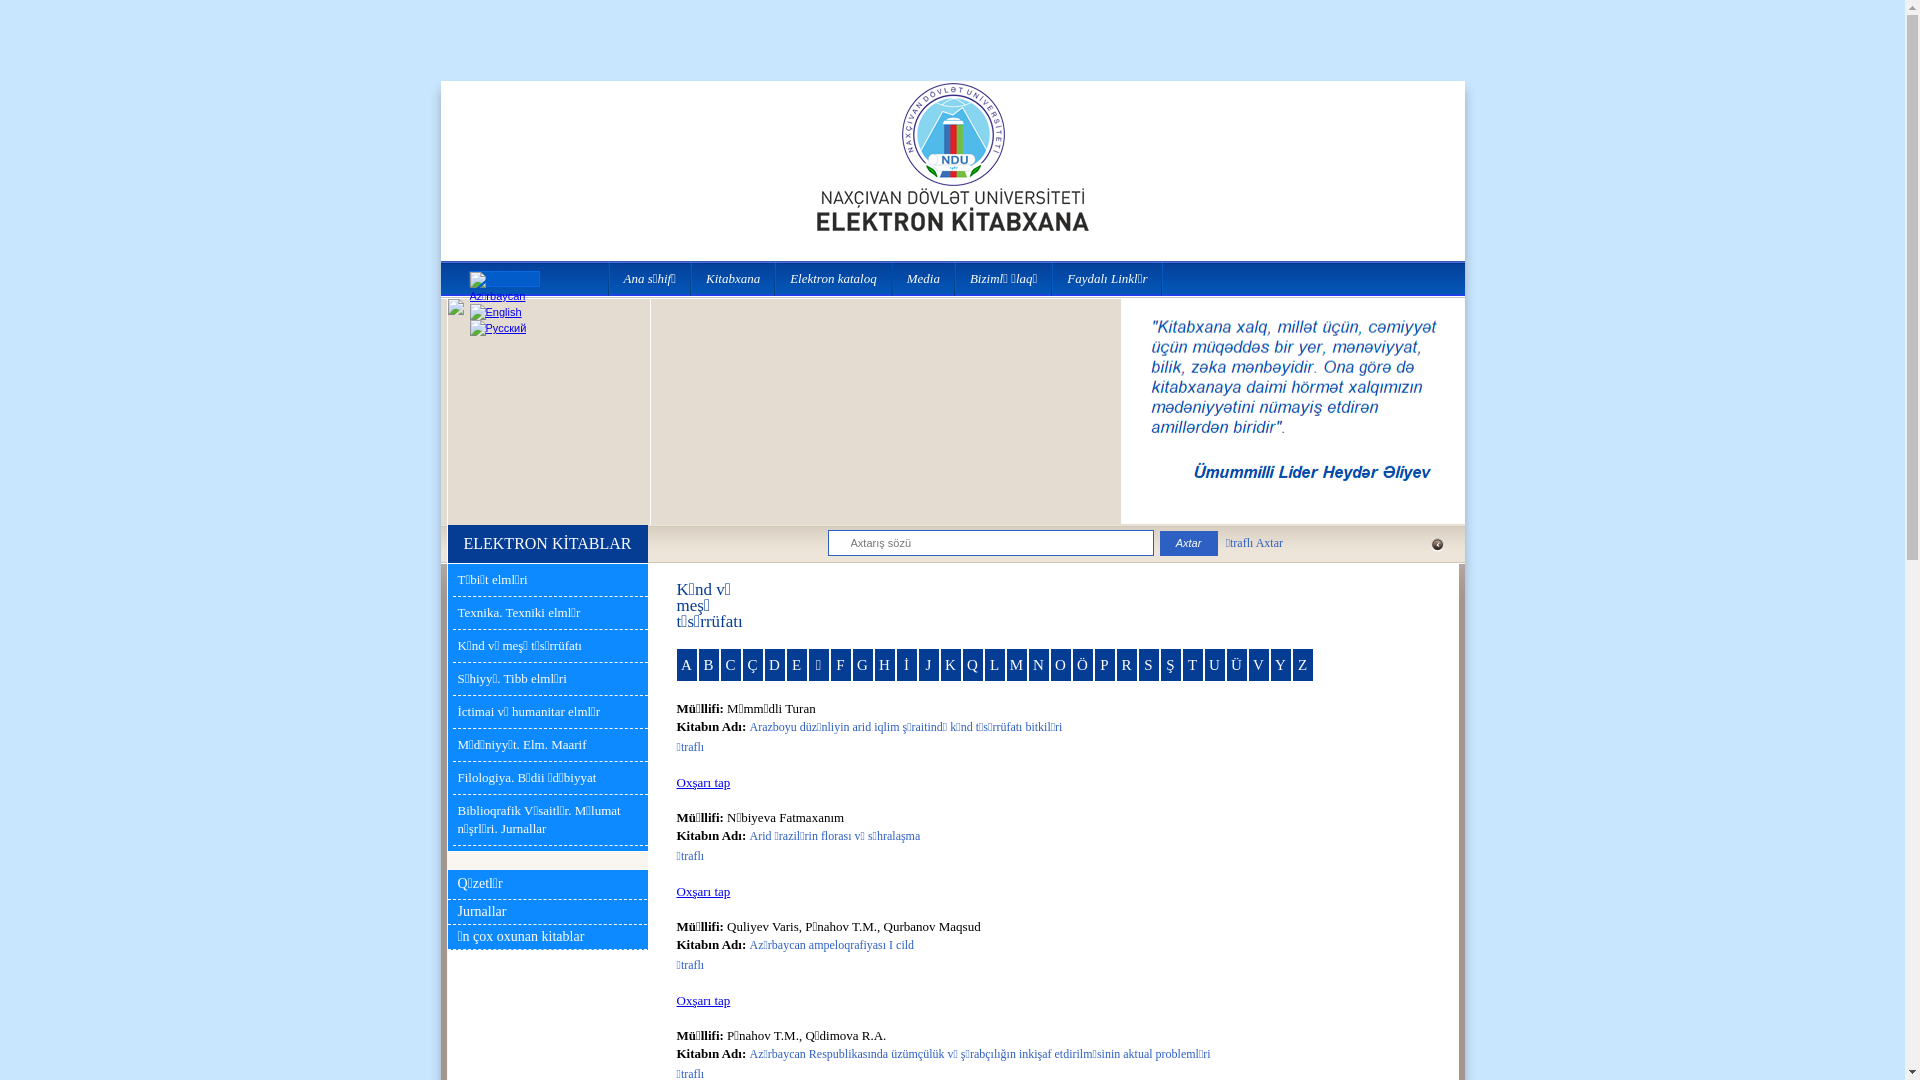 The image size is (1920, 1080). Describe the element at coordinates (1147, 664) in the screenshot. I see `'S'` at that location.